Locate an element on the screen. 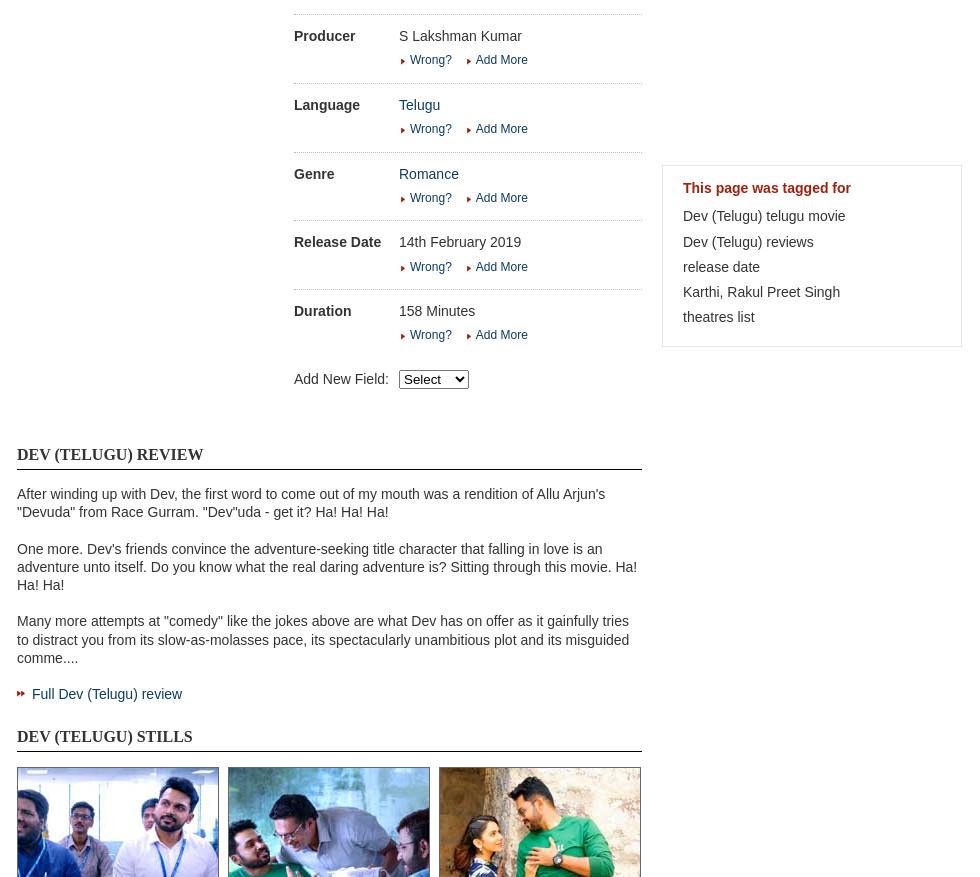  'Producer' is located at coordinates (294, 34).